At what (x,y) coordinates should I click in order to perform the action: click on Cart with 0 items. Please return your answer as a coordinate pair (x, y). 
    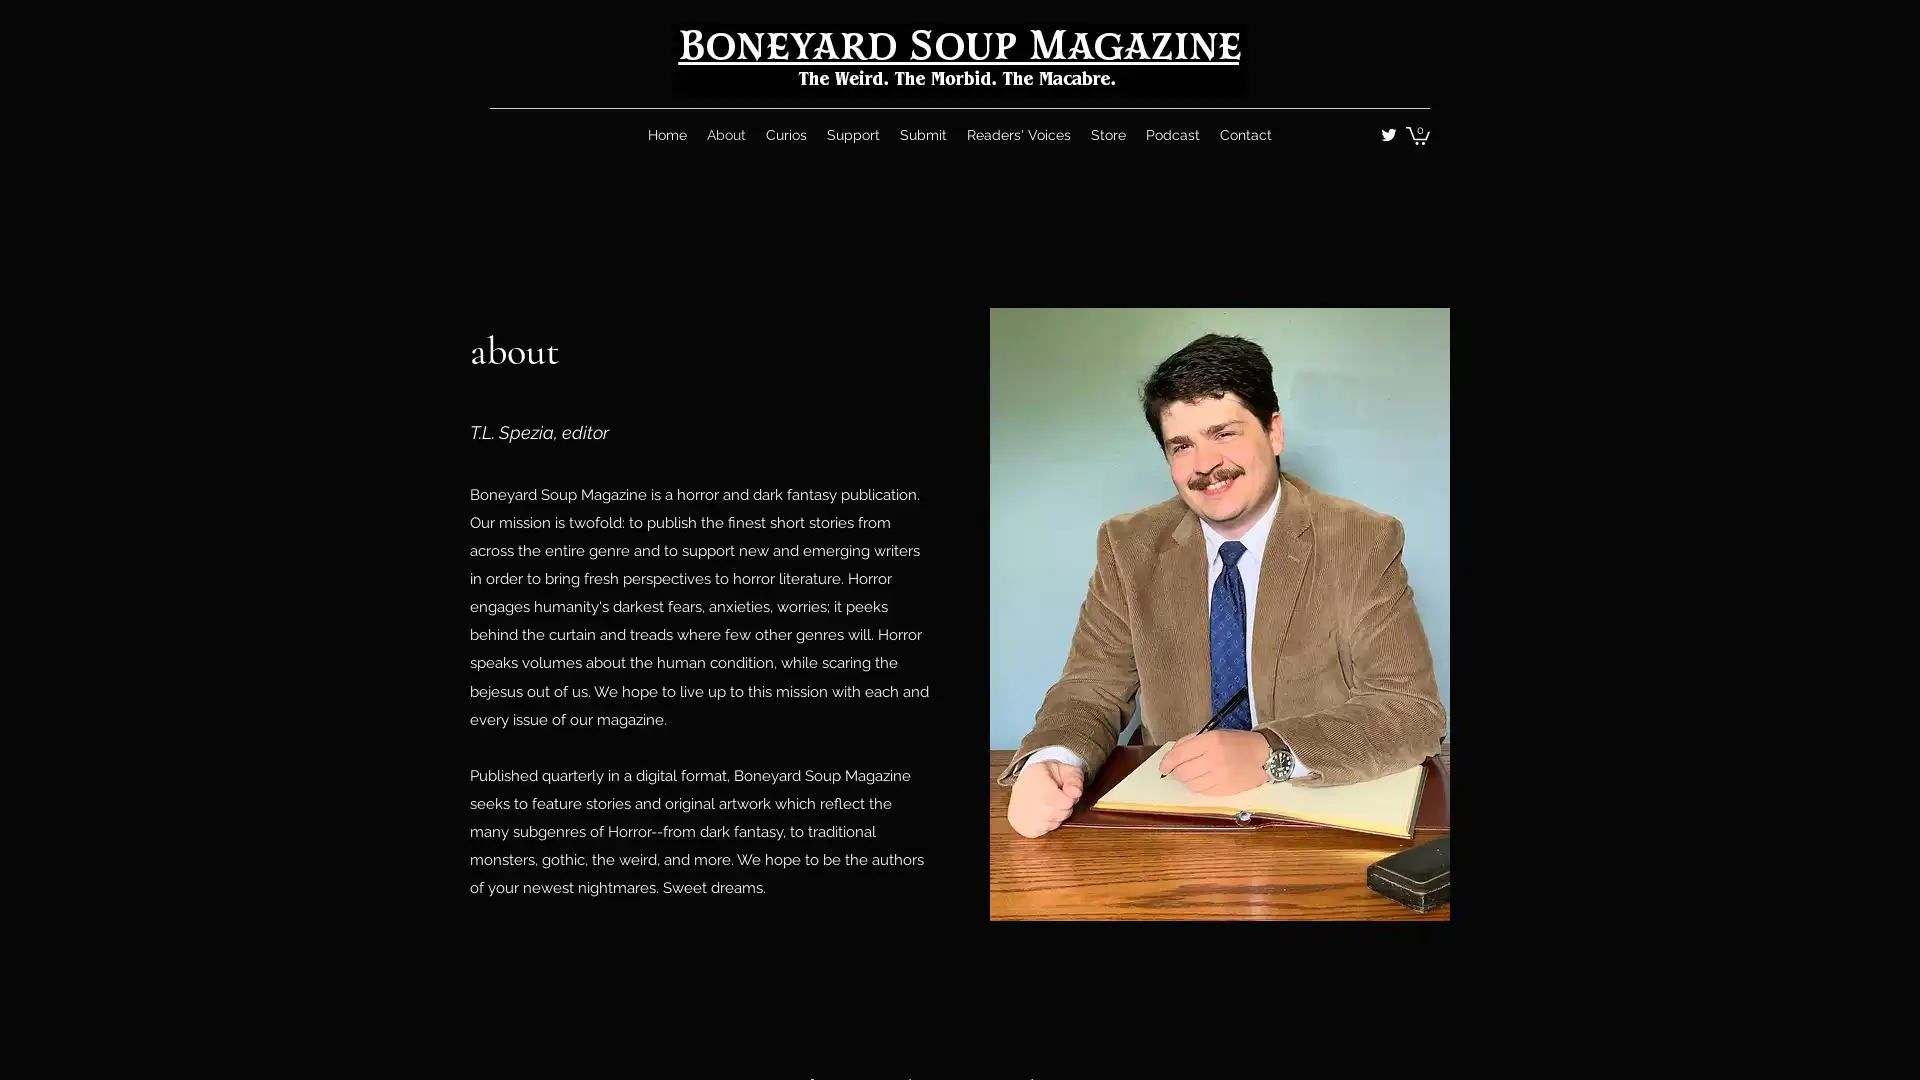
    Looking at the image, I should click on (1416, 135).